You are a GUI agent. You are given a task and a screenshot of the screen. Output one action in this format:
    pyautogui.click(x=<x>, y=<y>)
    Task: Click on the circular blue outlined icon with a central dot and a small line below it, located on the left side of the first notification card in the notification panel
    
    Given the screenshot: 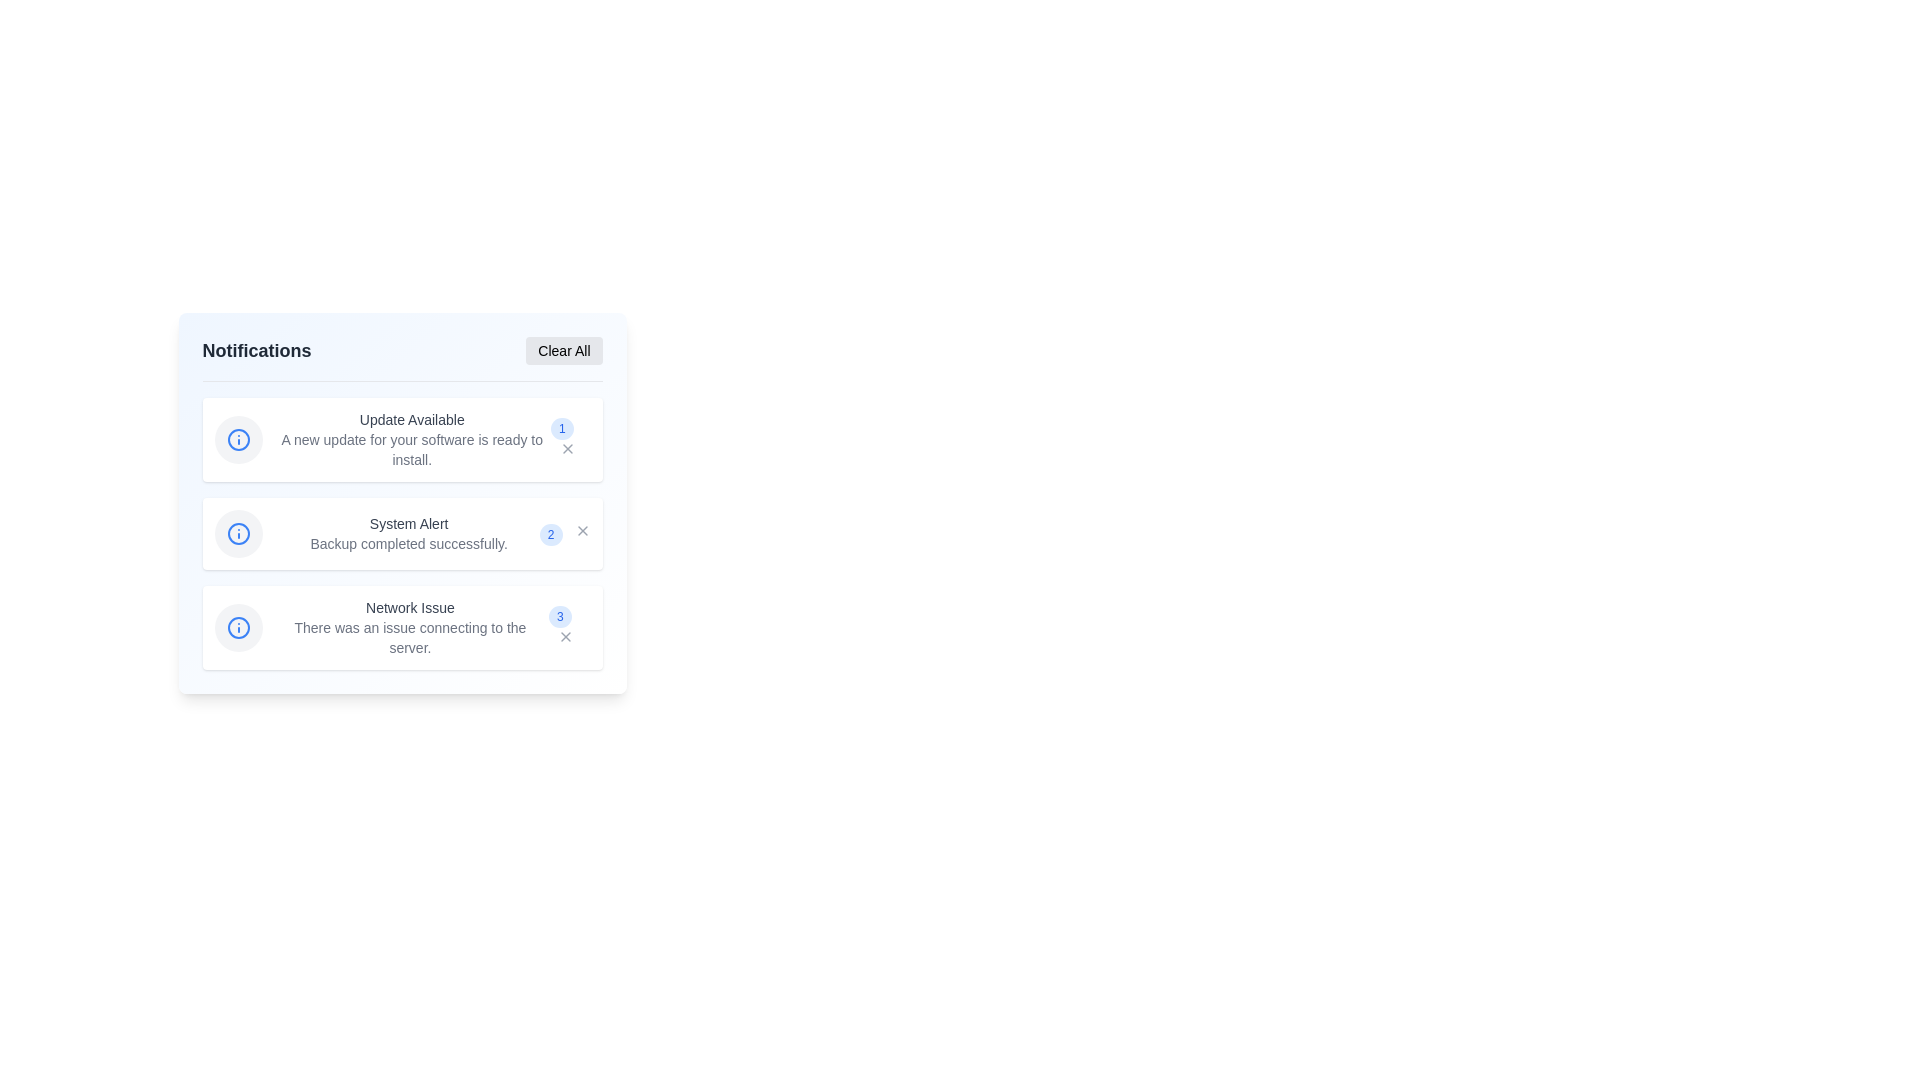 What is the action you would take?
    pyautogui.click(x=238, y=438)
    